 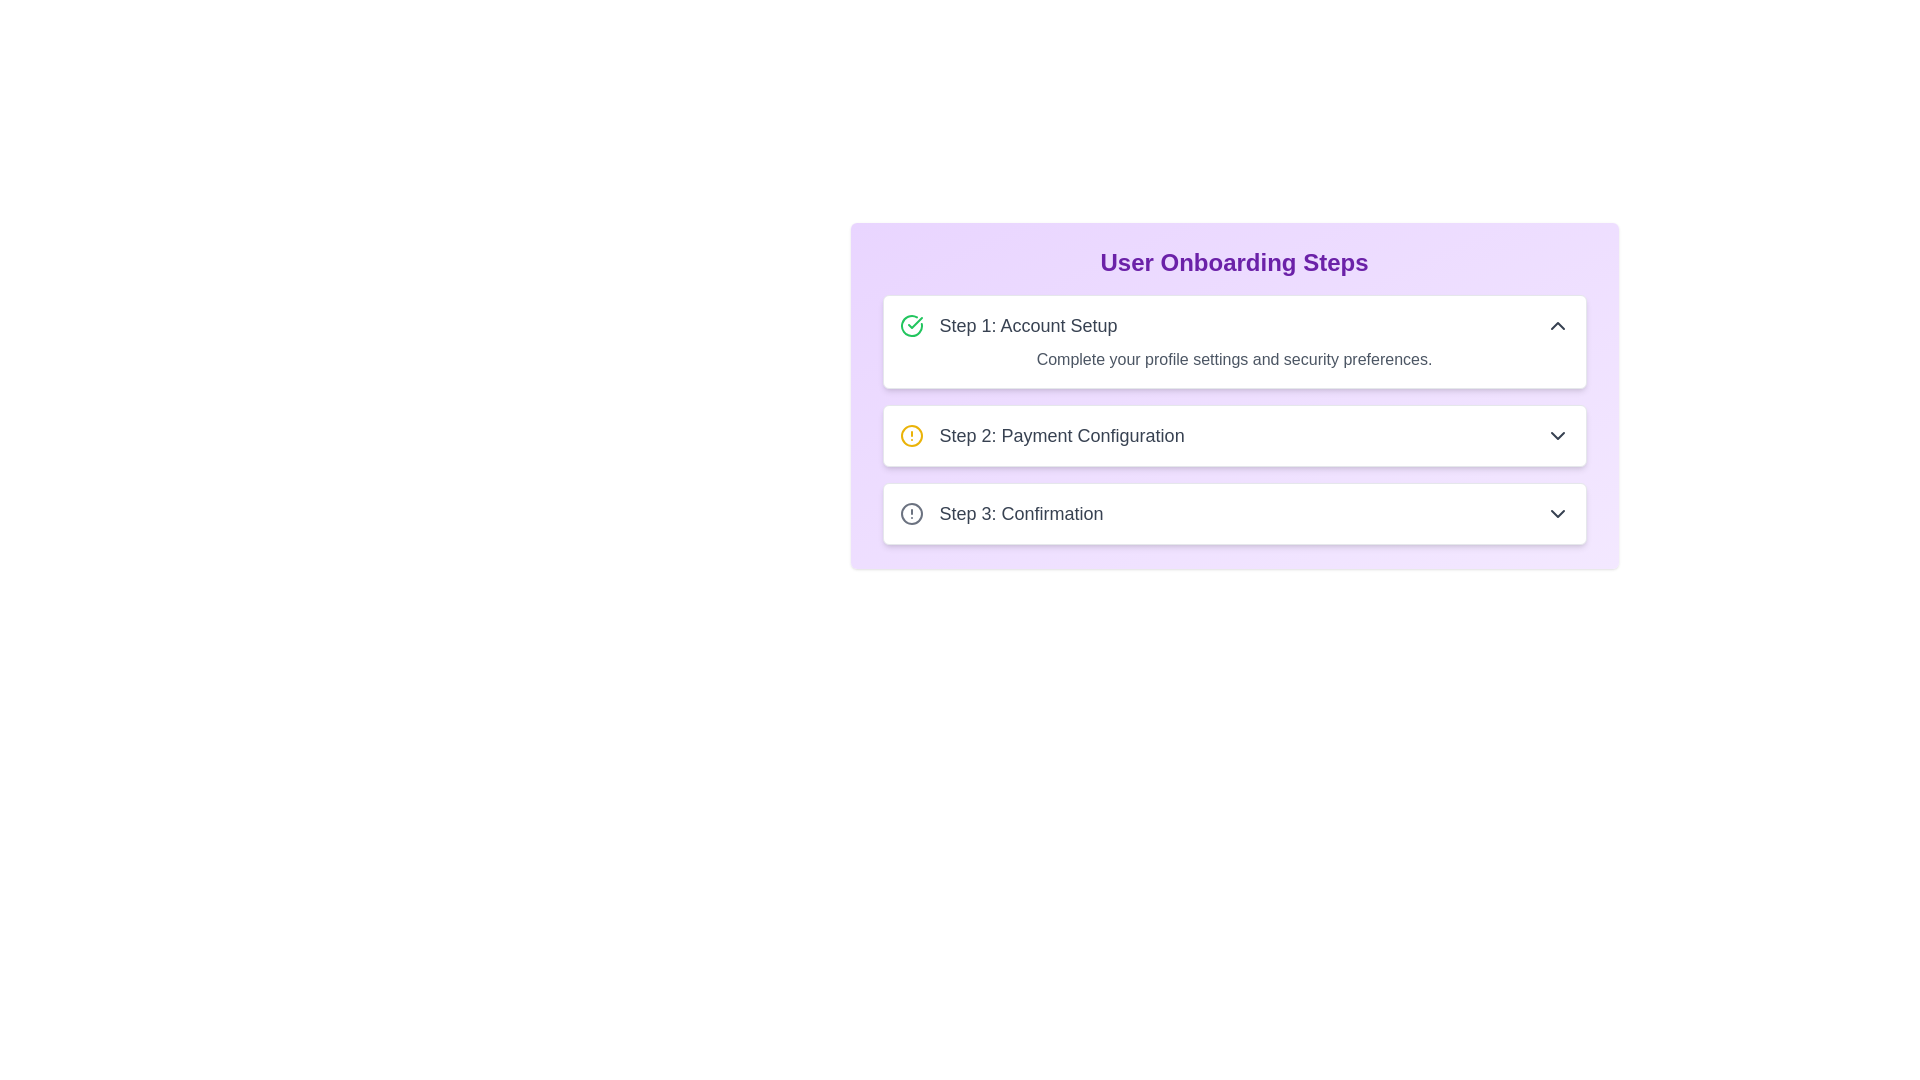 I want to click on the alert icon indicating status for 'Step 3: Confirmation' in the 'User Onboarding Steps' section, so click(x=910, y=512).